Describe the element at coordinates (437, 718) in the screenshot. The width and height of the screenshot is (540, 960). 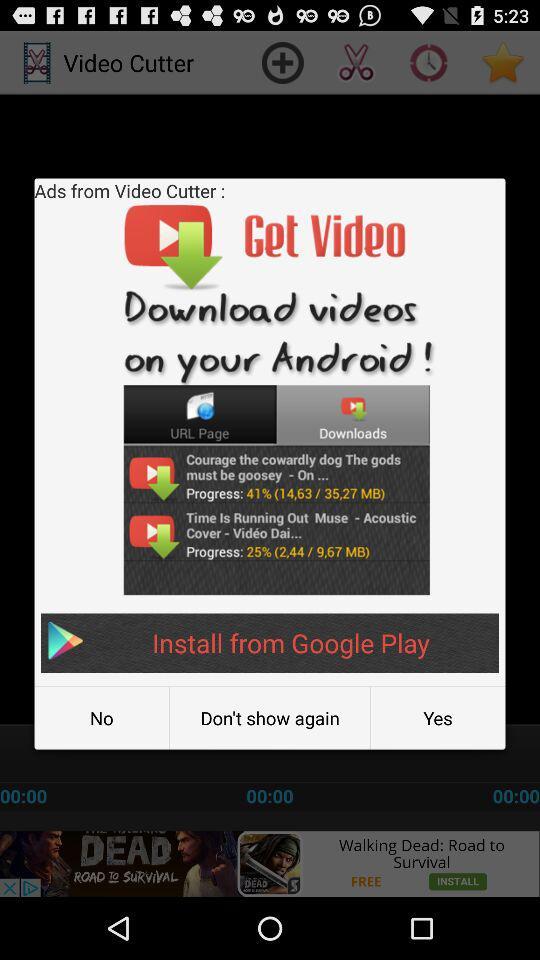
I see `the button to the right of don t show button` at that location.